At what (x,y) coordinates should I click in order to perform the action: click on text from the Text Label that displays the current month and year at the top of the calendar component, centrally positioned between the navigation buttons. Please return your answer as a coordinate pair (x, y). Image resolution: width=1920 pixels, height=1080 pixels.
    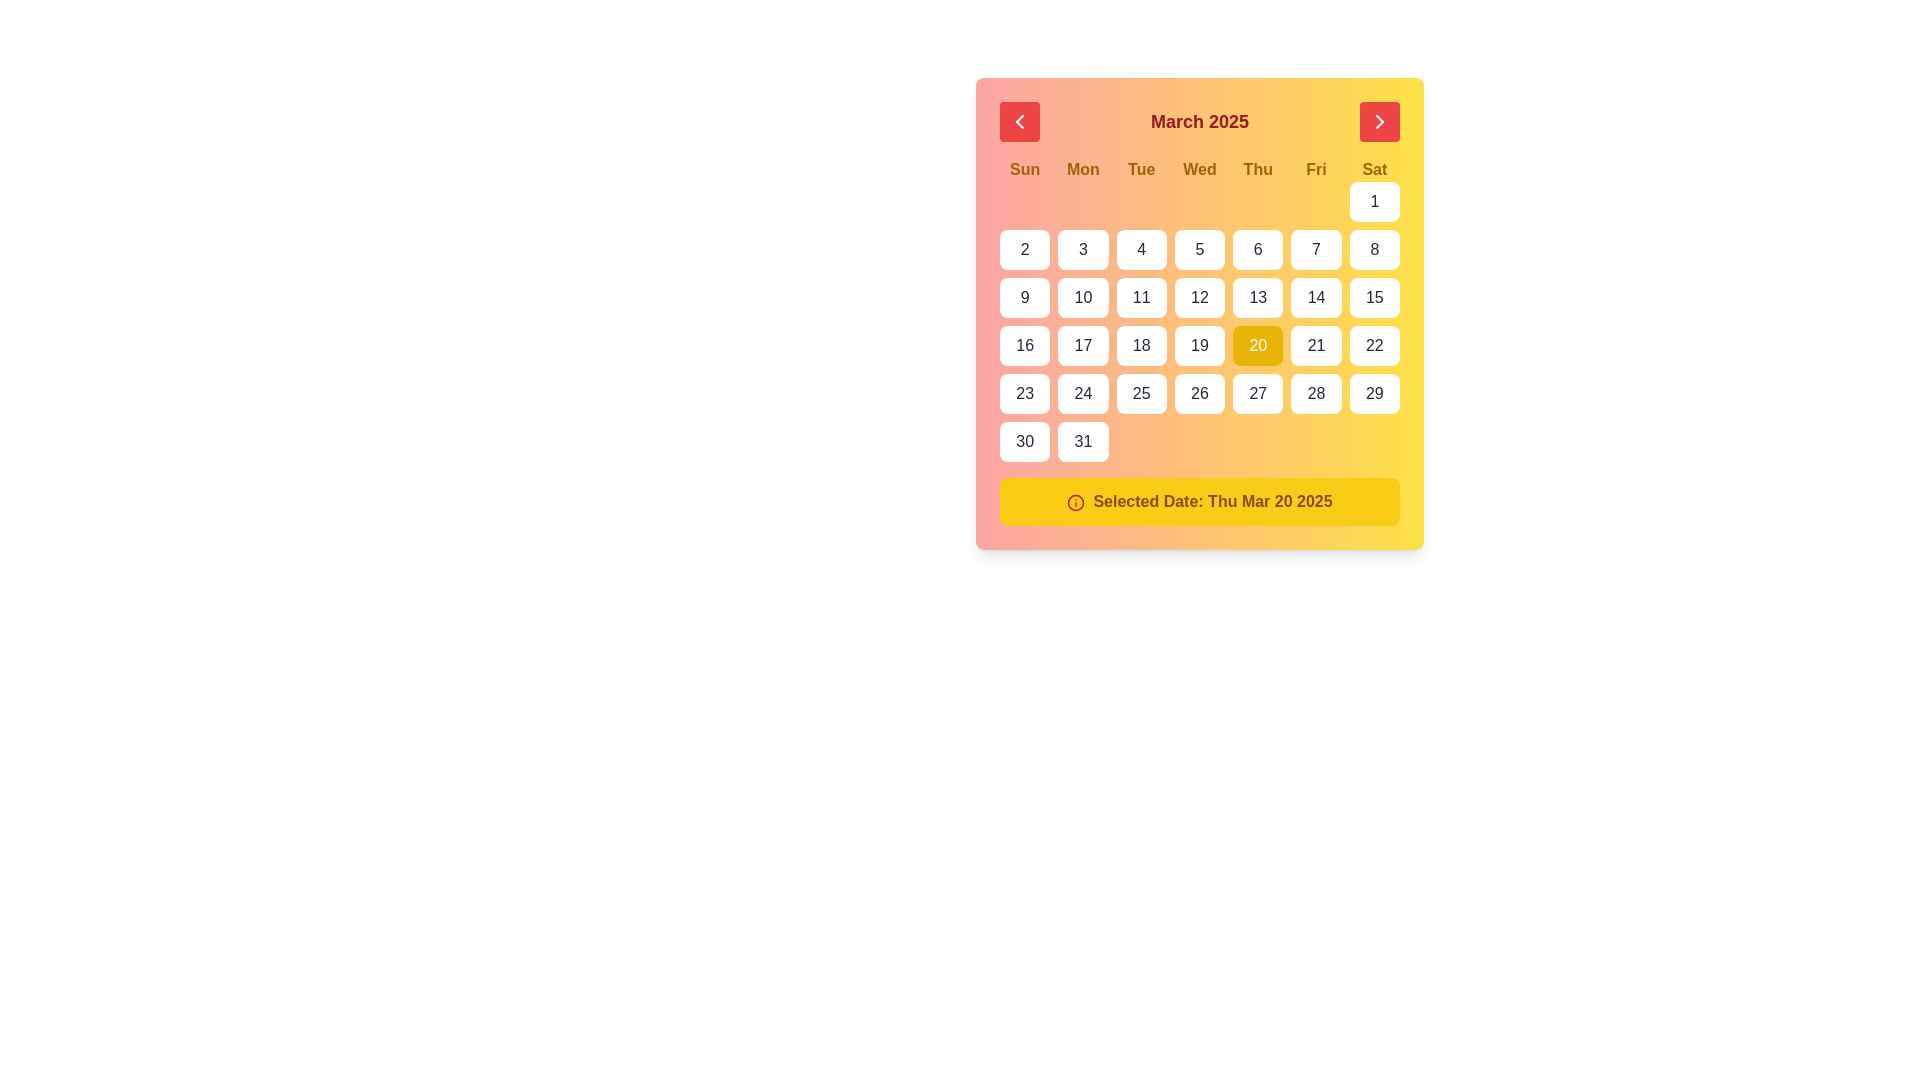
    Looking at the image, I should click on (1200, 122).